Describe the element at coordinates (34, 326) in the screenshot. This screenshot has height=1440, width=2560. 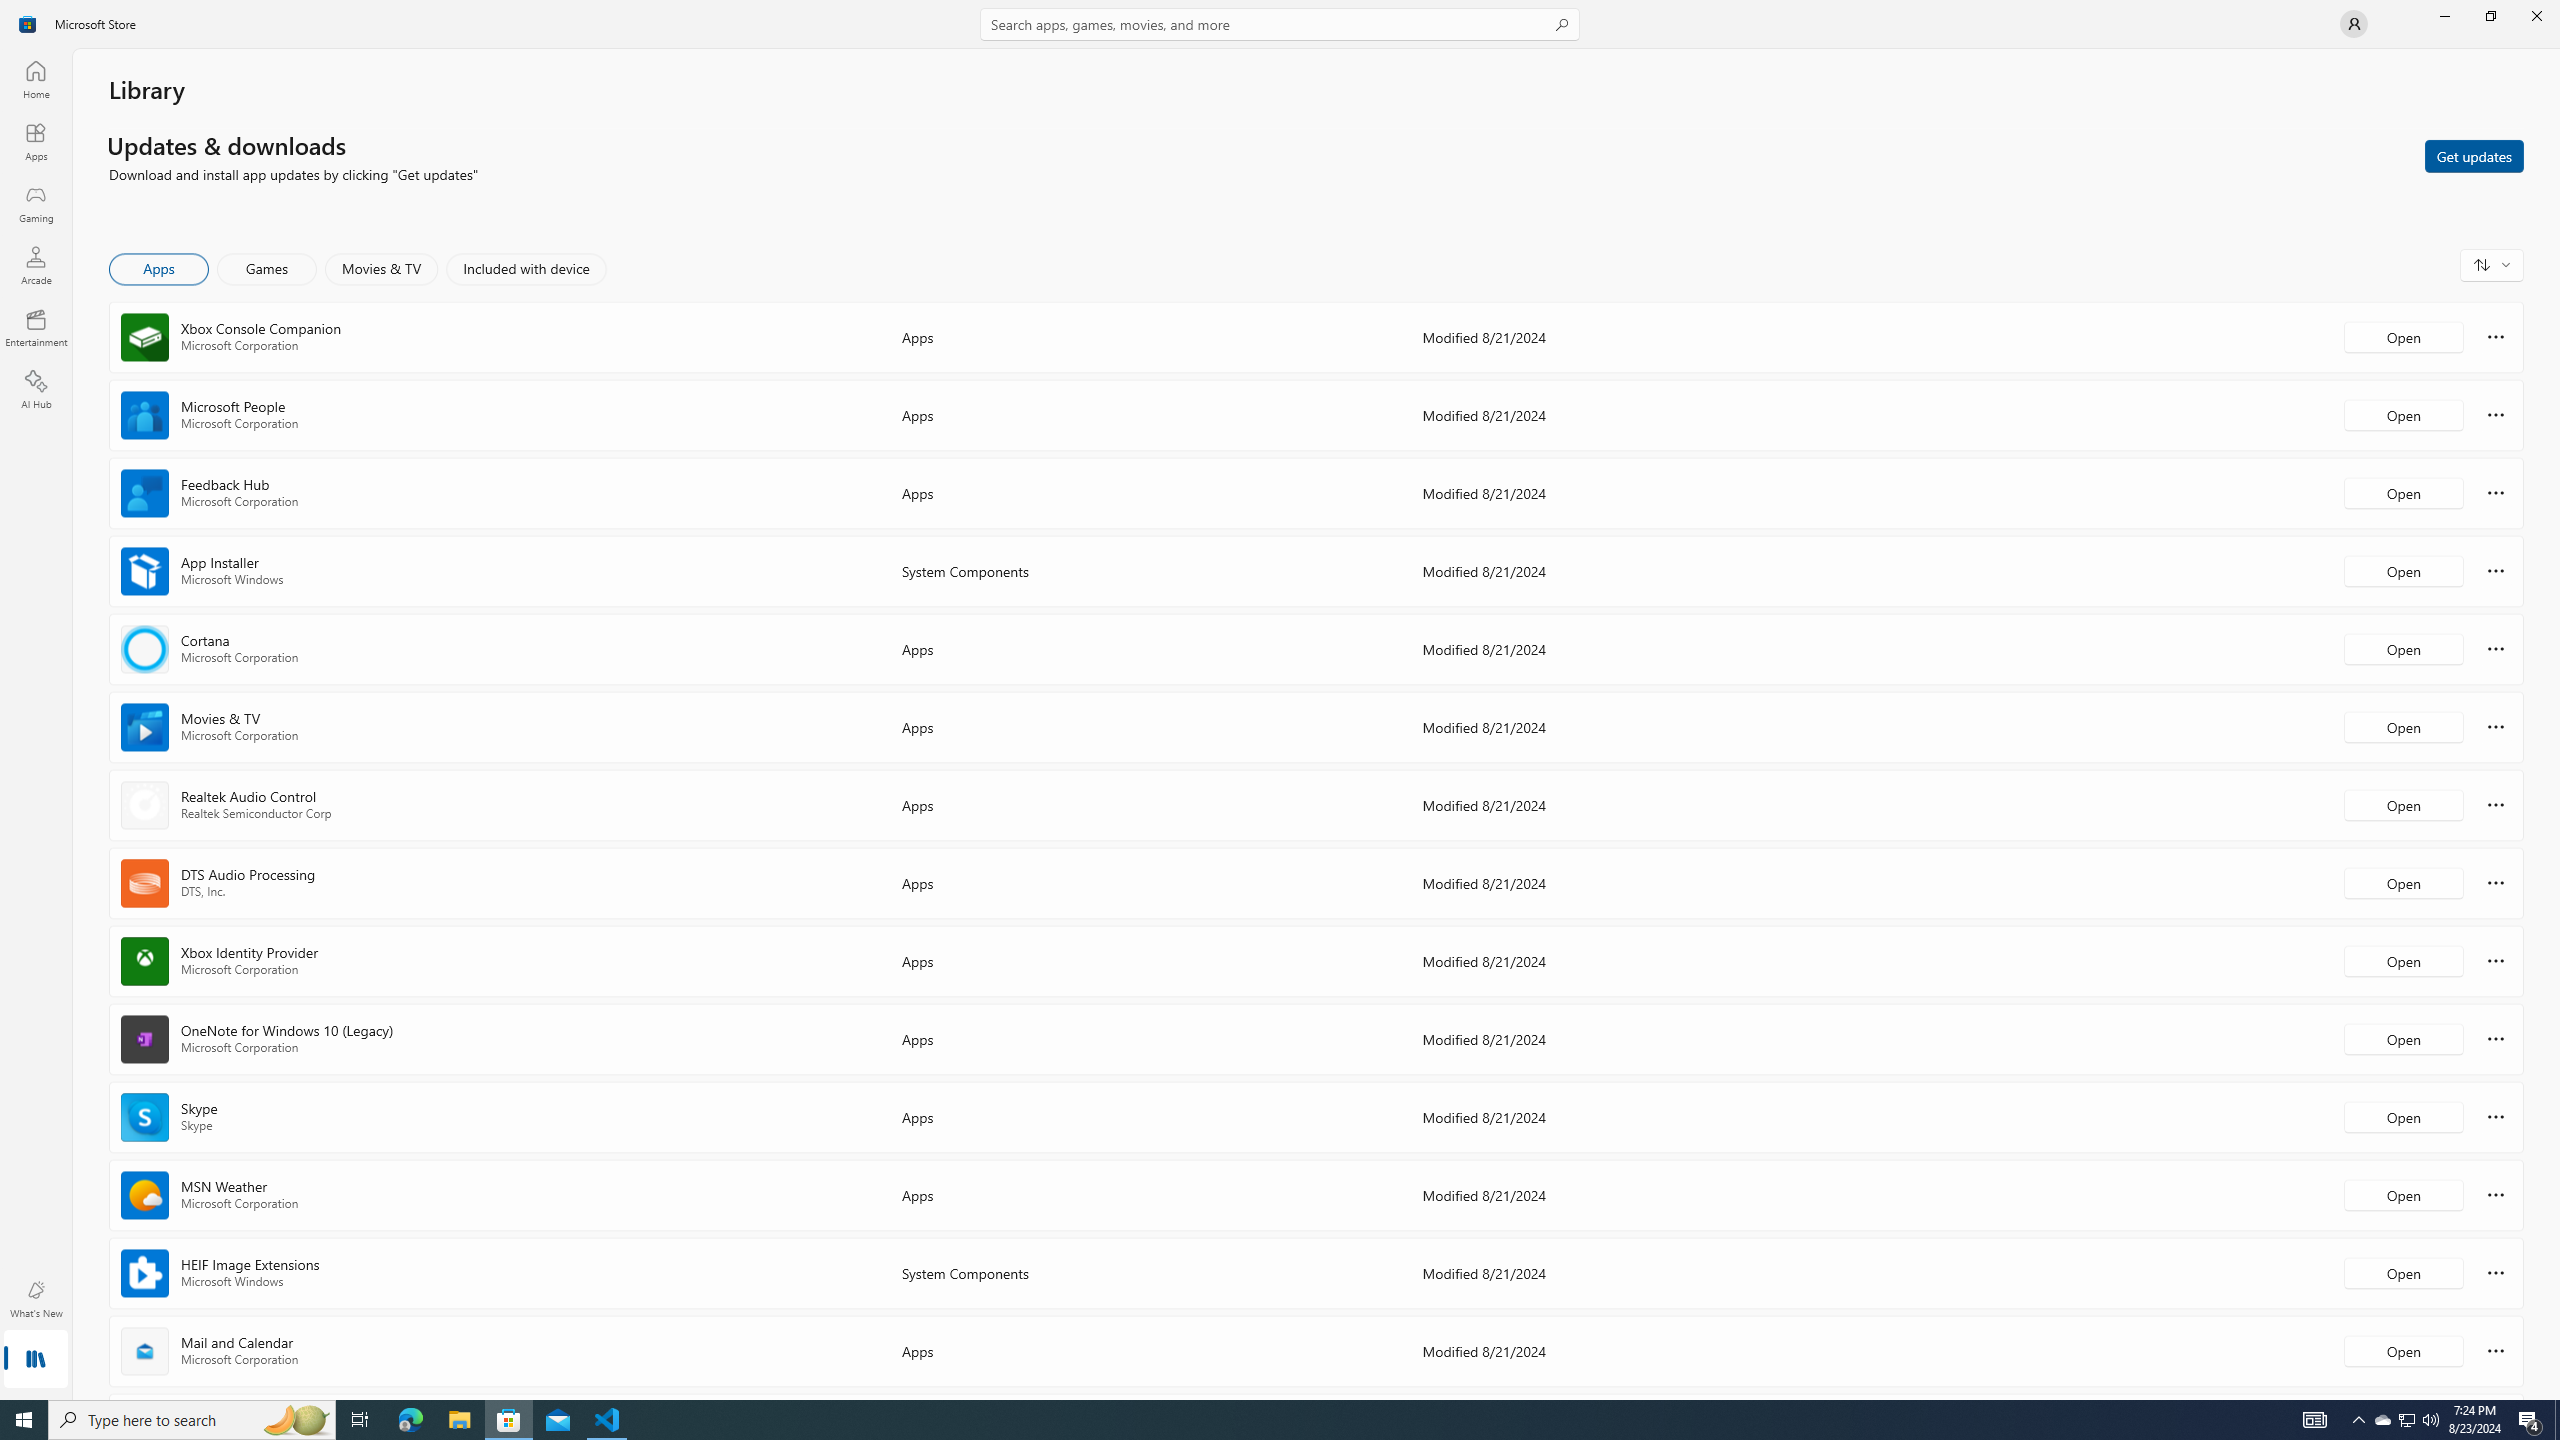
I see `'Entertainment'` at that location.